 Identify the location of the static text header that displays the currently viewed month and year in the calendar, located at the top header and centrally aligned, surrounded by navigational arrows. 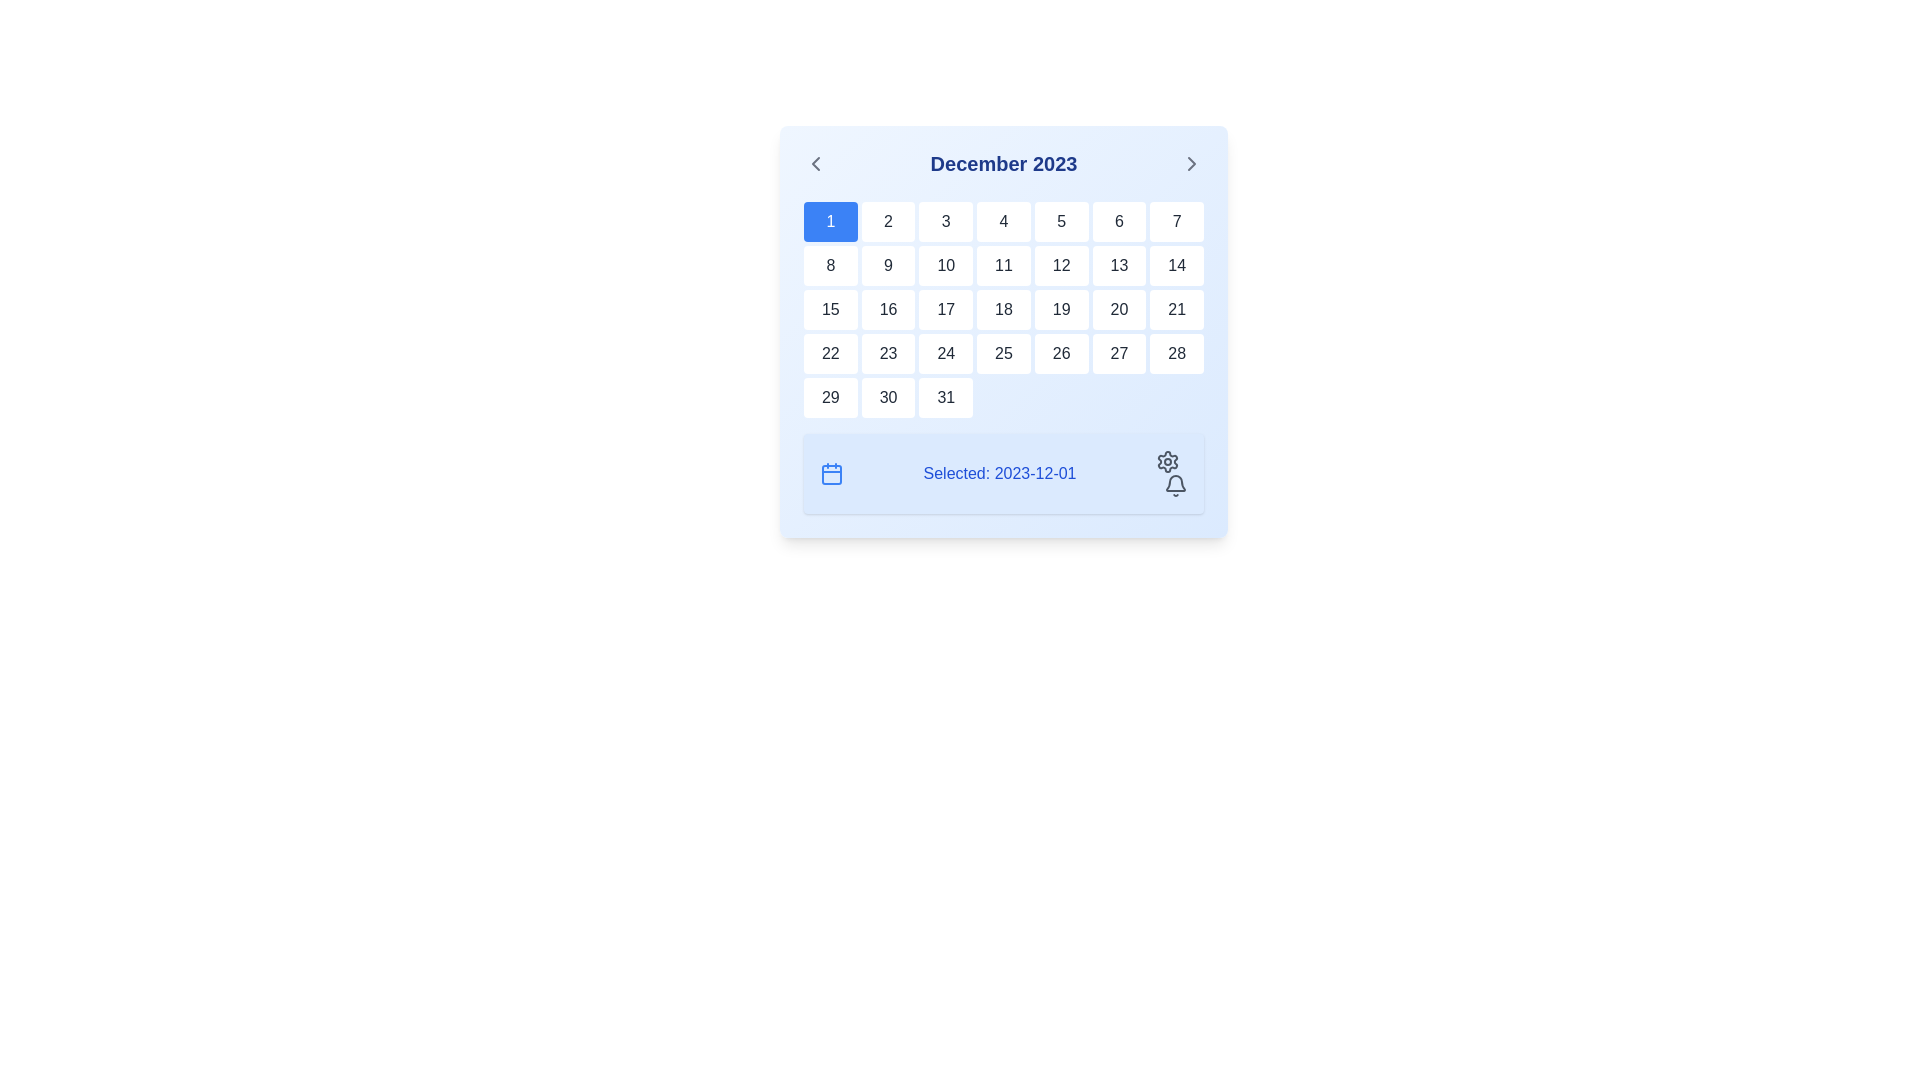
(1003, 163).